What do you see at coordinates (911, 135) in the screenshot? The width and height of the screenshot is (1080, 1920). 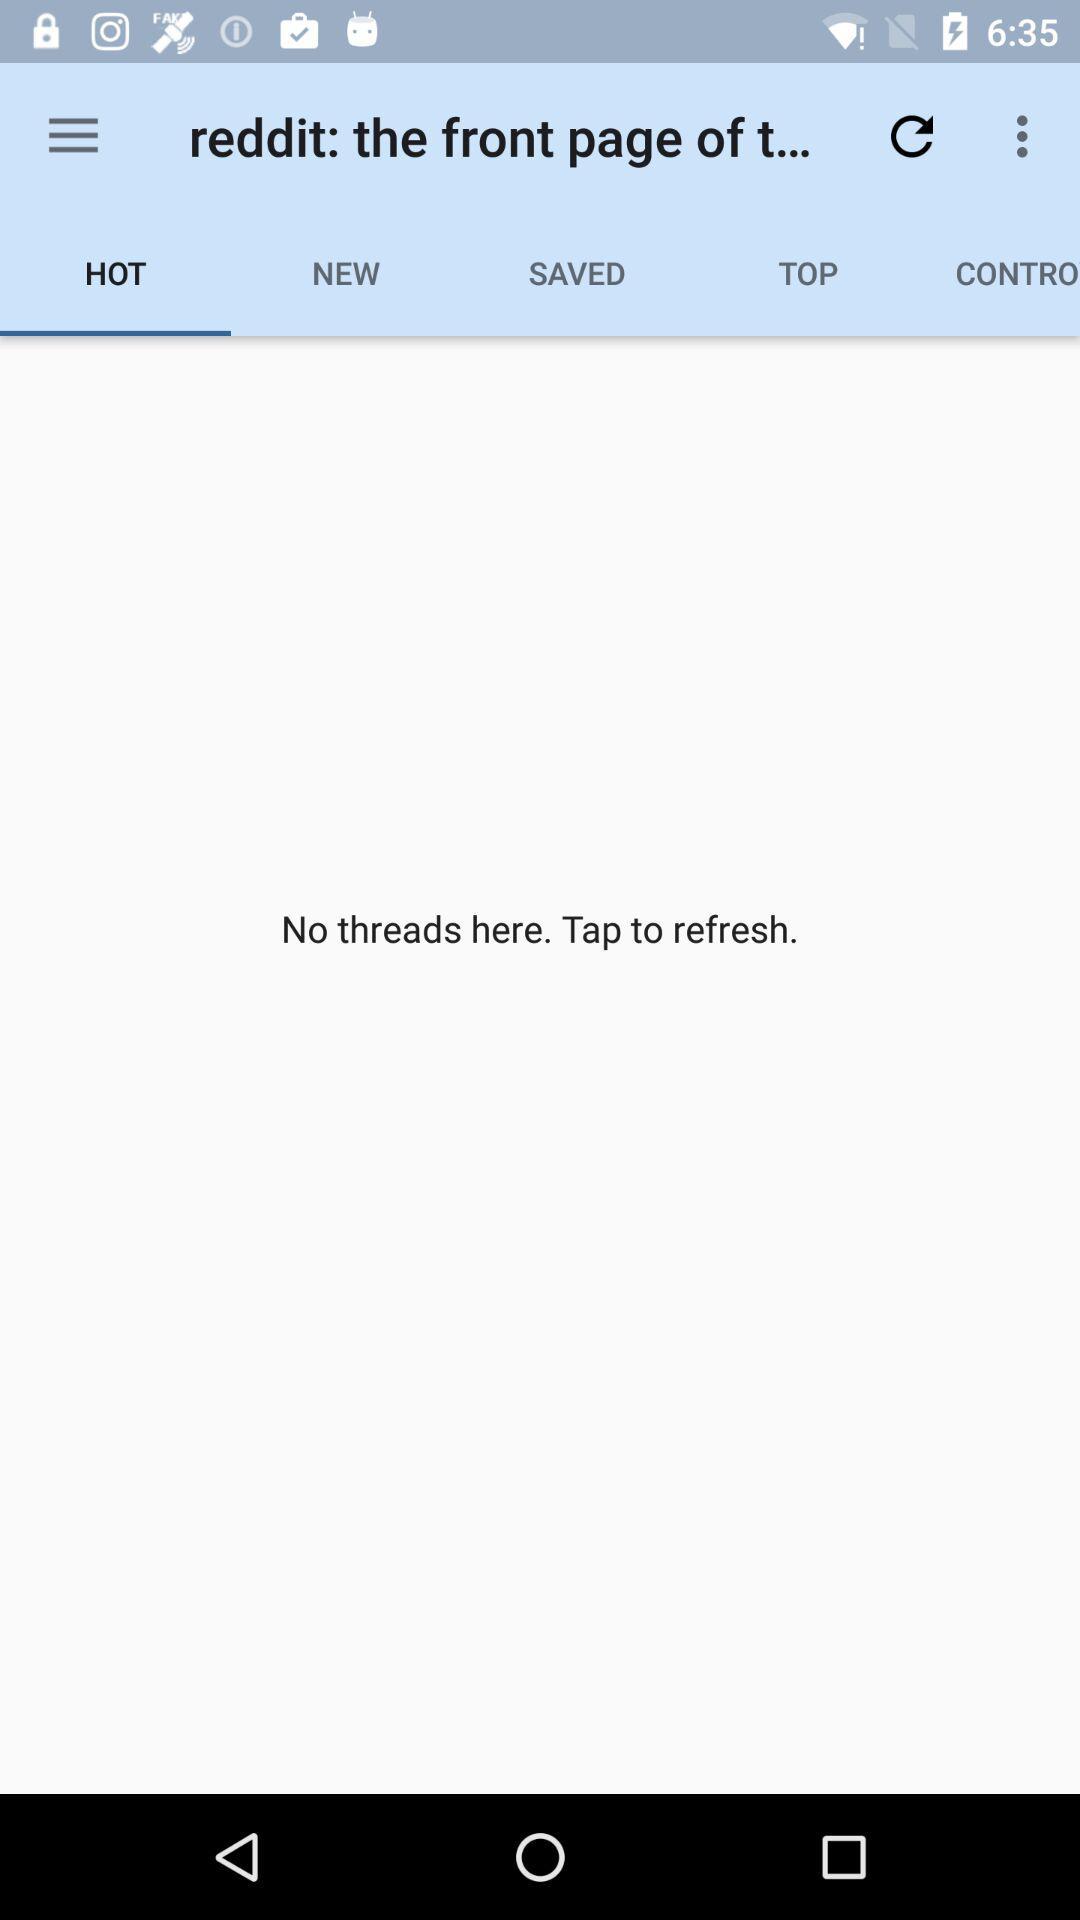 I see `the item above top` at bounding box center [911, 135].